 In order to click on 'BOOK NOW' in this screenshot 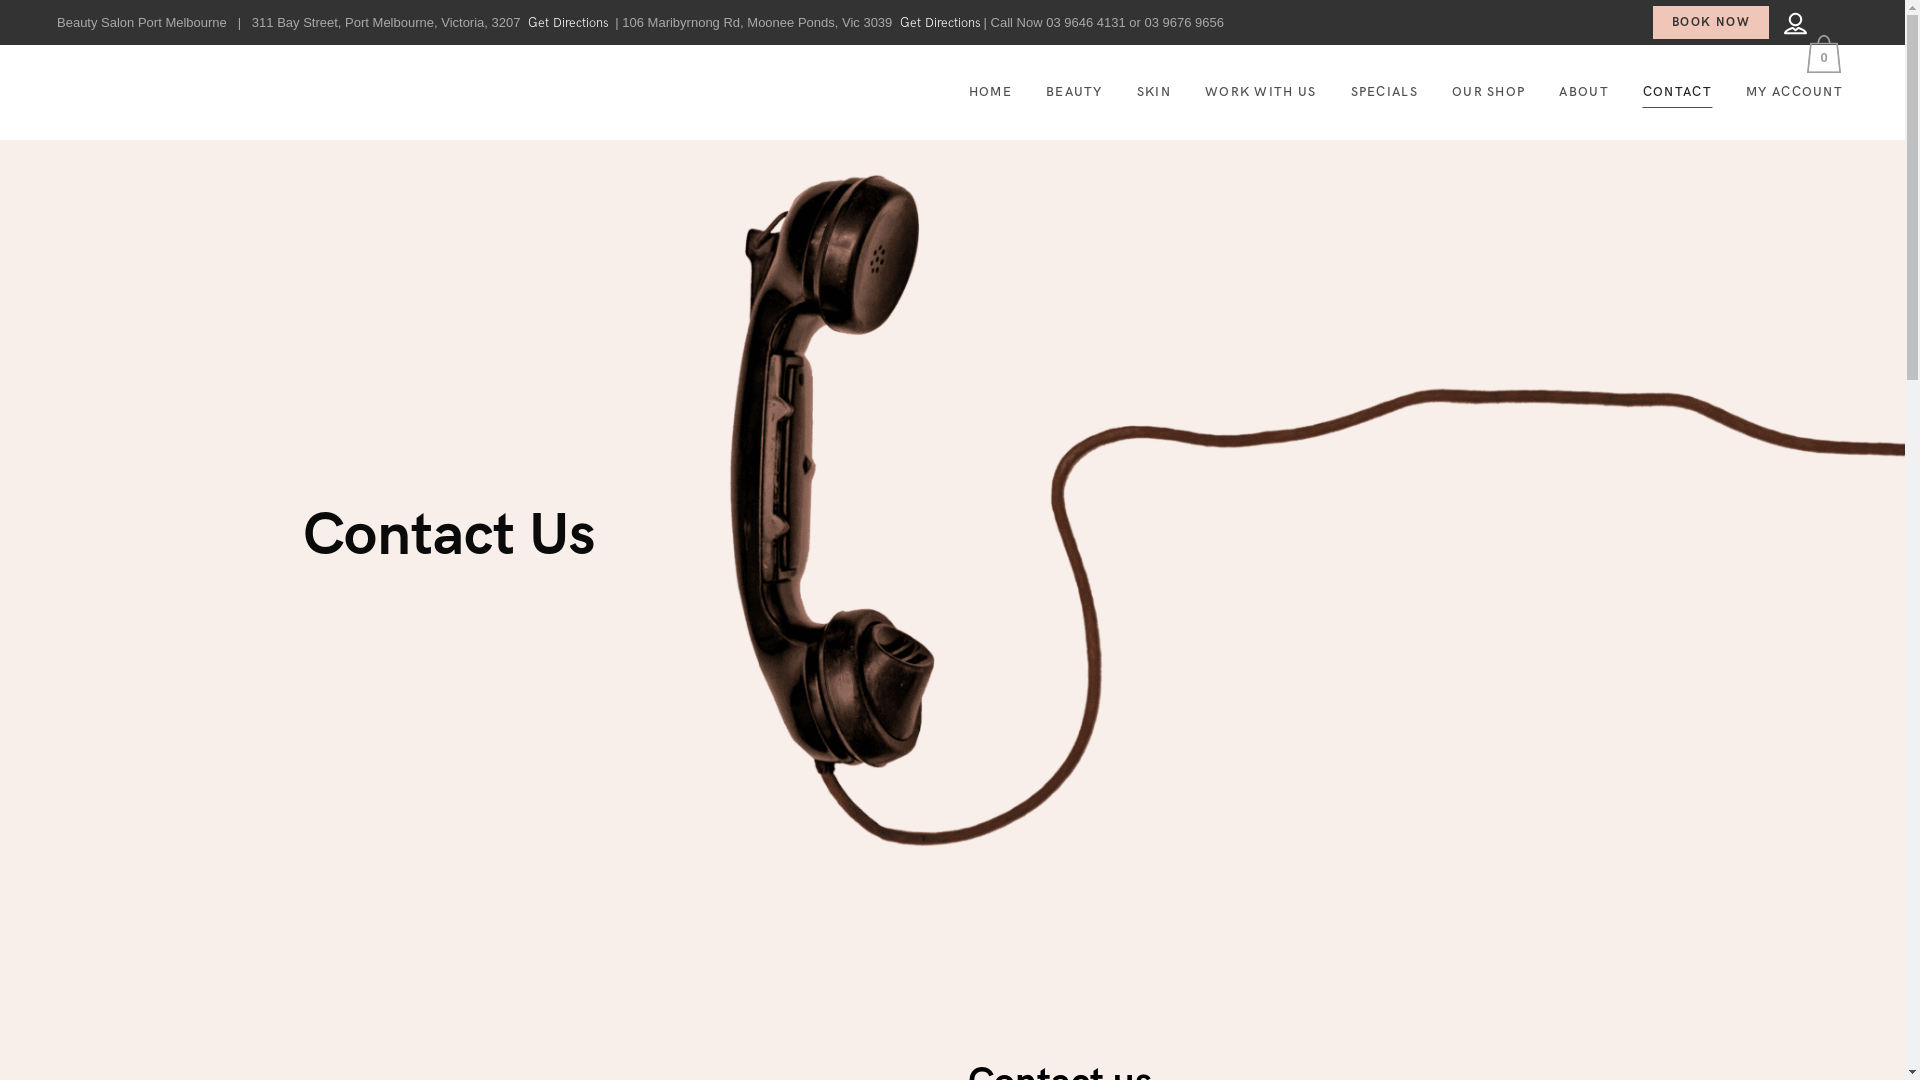, I will do `click(1709, 22)`.